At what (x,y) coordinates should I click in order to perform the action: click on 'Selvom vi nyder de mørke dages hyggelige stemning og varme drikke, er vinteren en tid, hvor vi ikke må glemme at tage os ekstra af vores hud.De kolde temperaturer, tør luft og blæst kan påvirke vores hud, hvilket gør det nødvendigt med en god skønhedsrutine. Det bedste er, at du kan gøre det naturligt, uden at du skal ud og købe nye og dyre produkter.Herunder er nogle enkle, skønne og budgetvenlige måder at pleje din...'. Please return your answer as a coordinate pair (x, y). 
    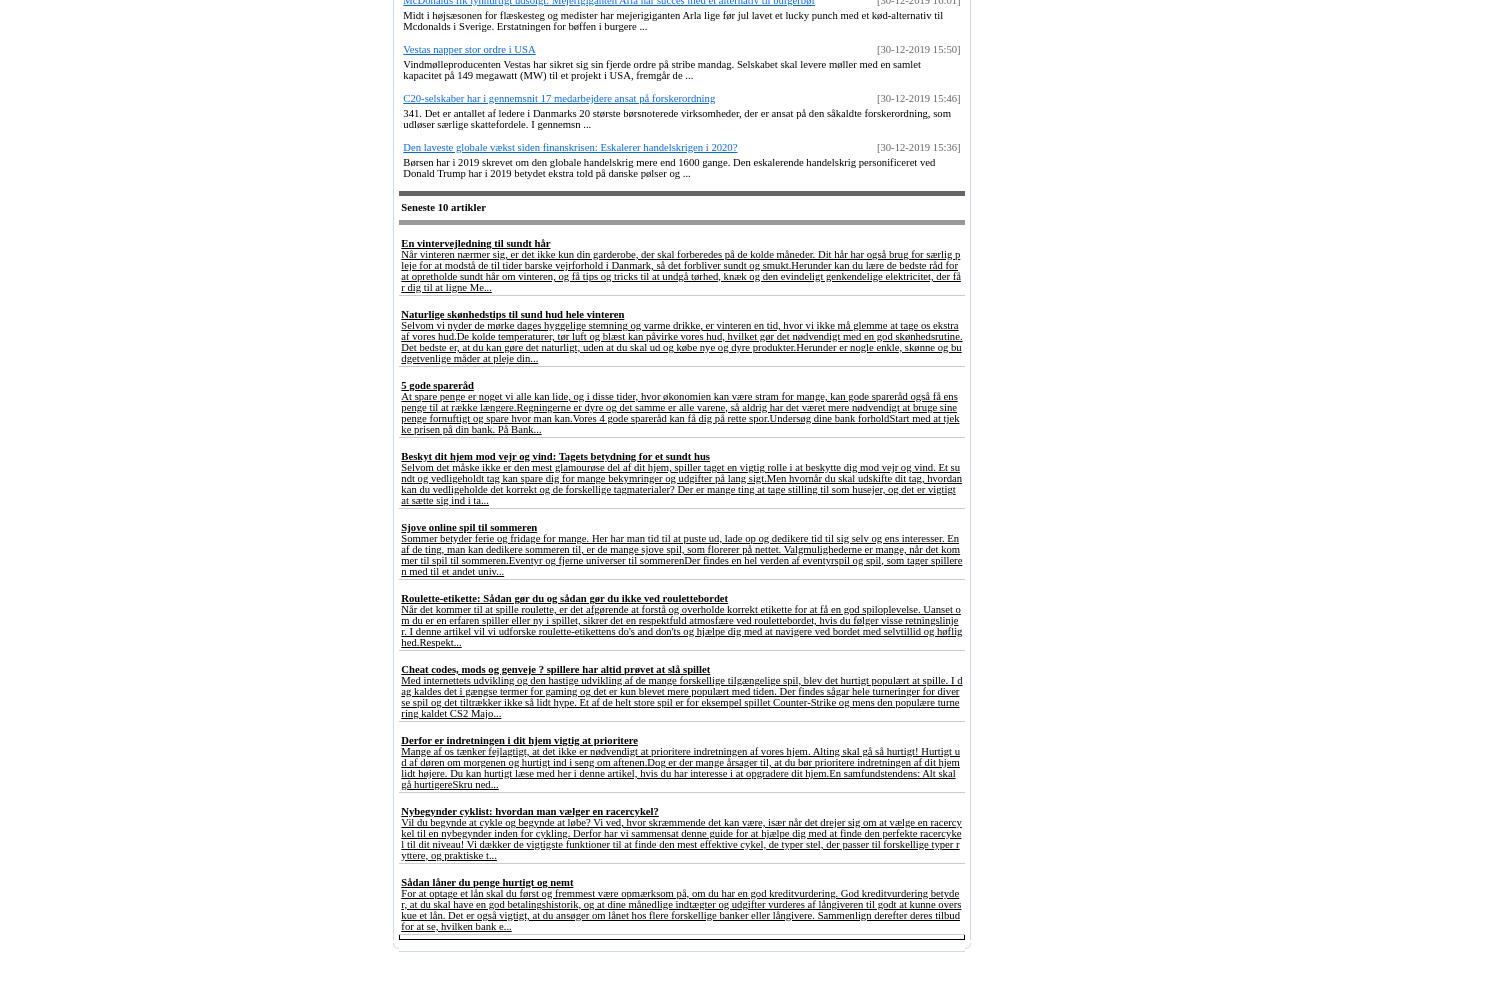
    Looking at the image, I should click on (681, 341).